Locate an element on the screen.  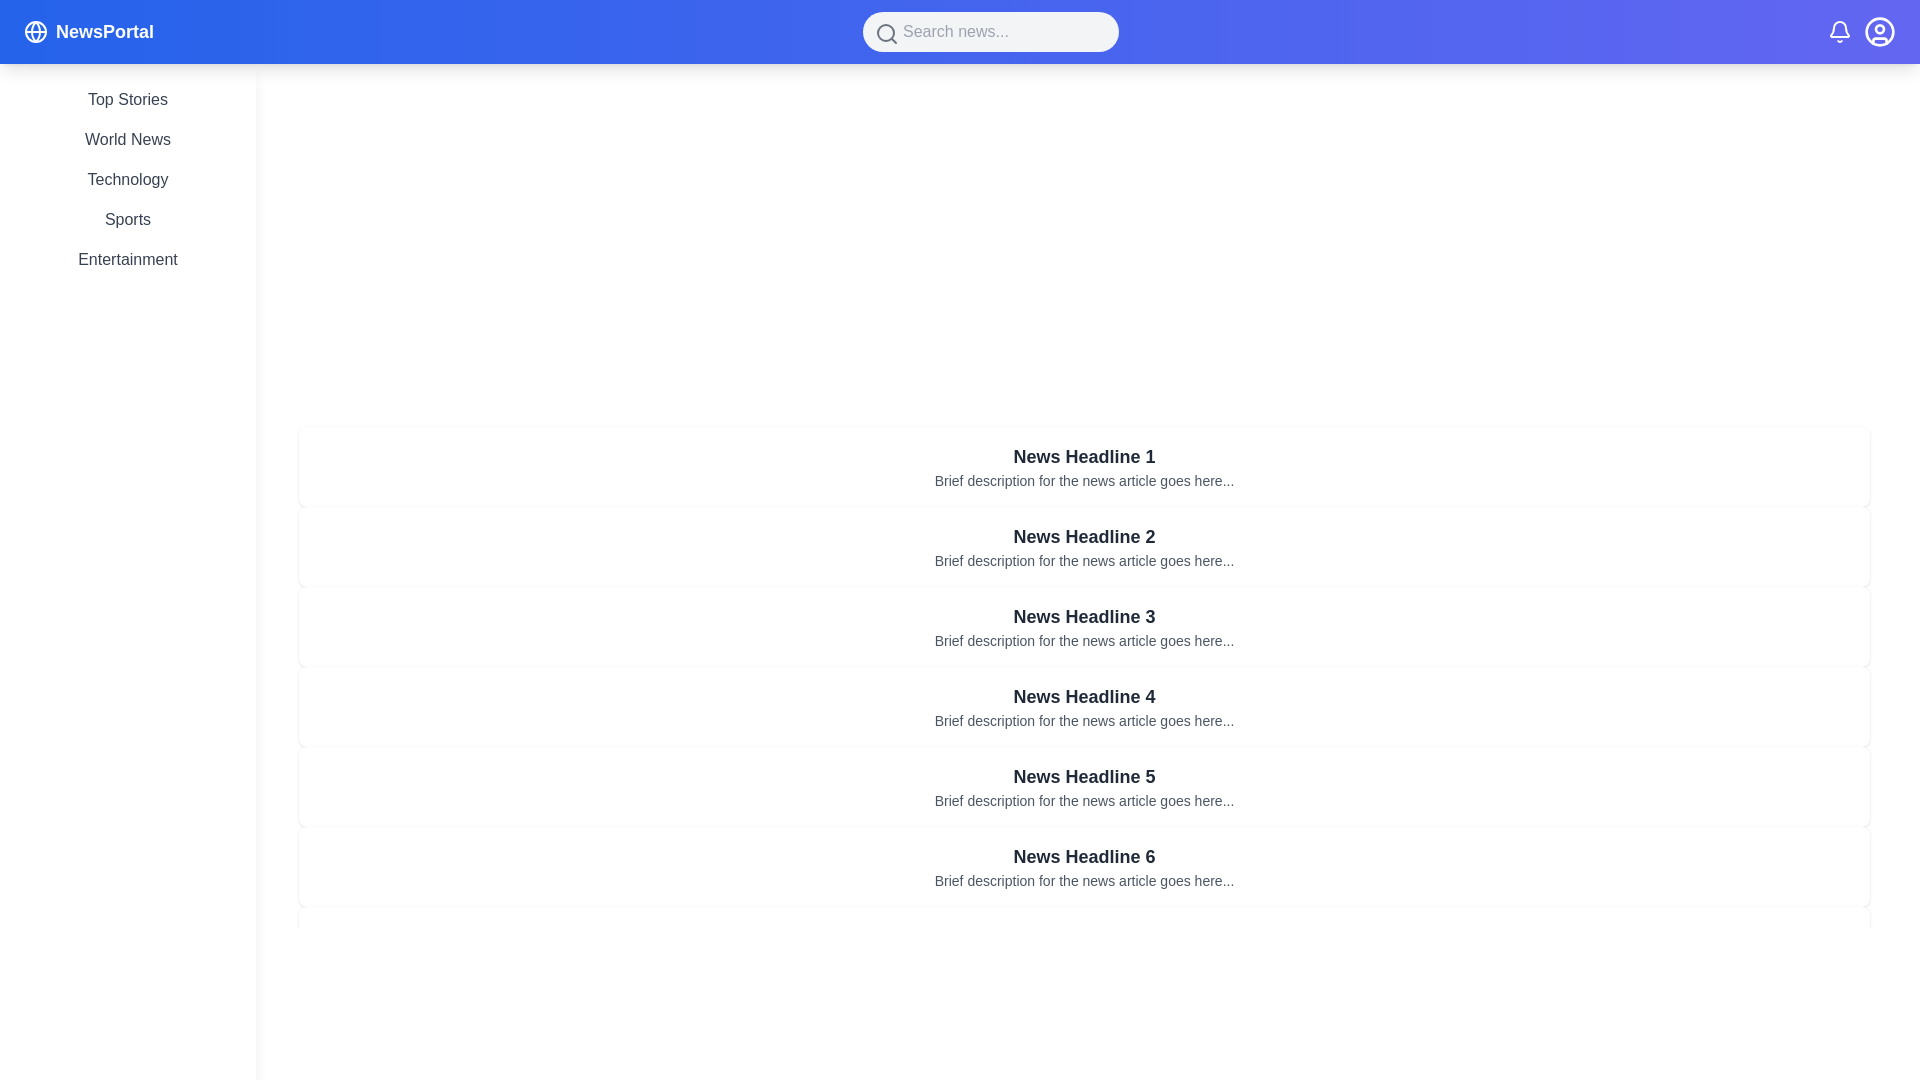
the interactive card that serves as a preview for a news article, positioned as the sixth card in a vertical grid of cards is located at coordinates (1083, 866).